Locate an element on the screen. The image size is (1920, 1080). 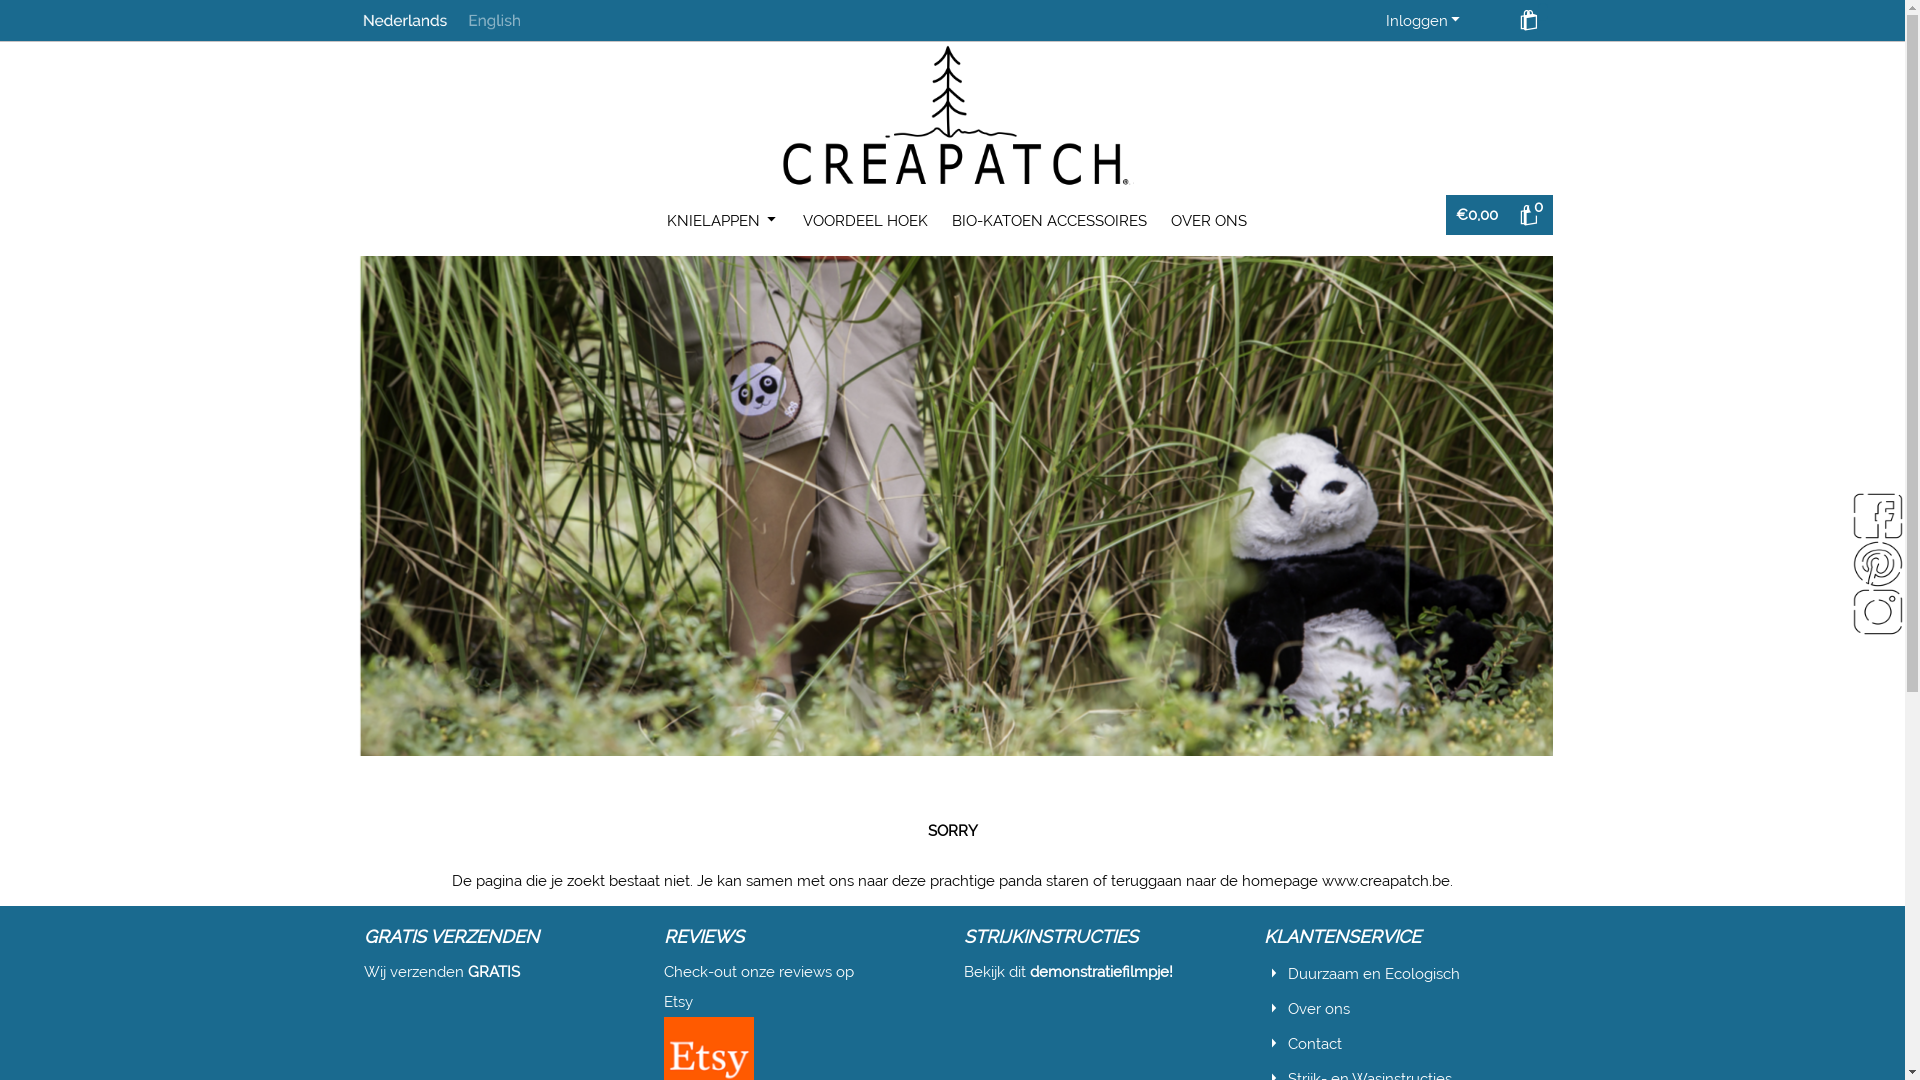
'OVER ONS' is located at coordinates (1207, 220).